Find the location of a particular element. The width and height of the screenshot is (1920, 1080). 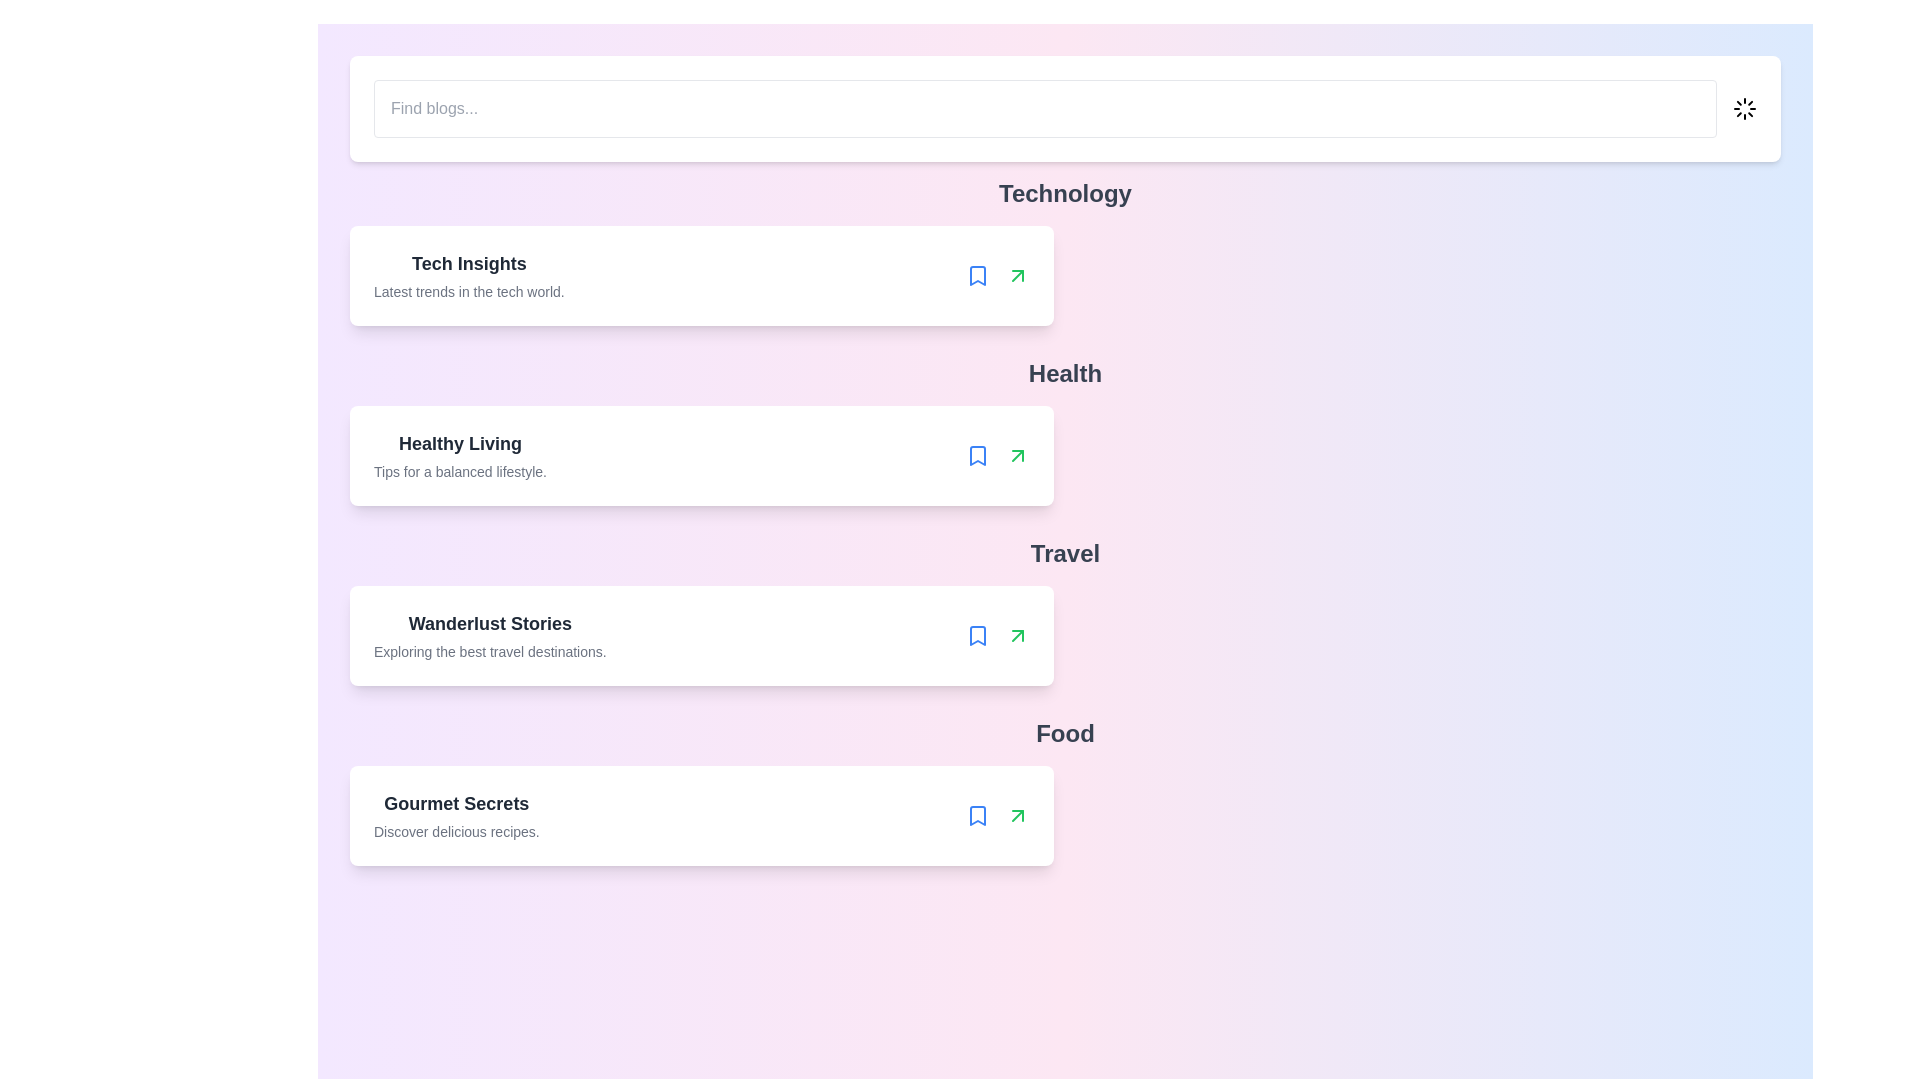

the bookmarking icon located in the top-right corner of the 'Tech Insights' card, which is the first card under the 'Technology' category is located at coordinates (977, 276).